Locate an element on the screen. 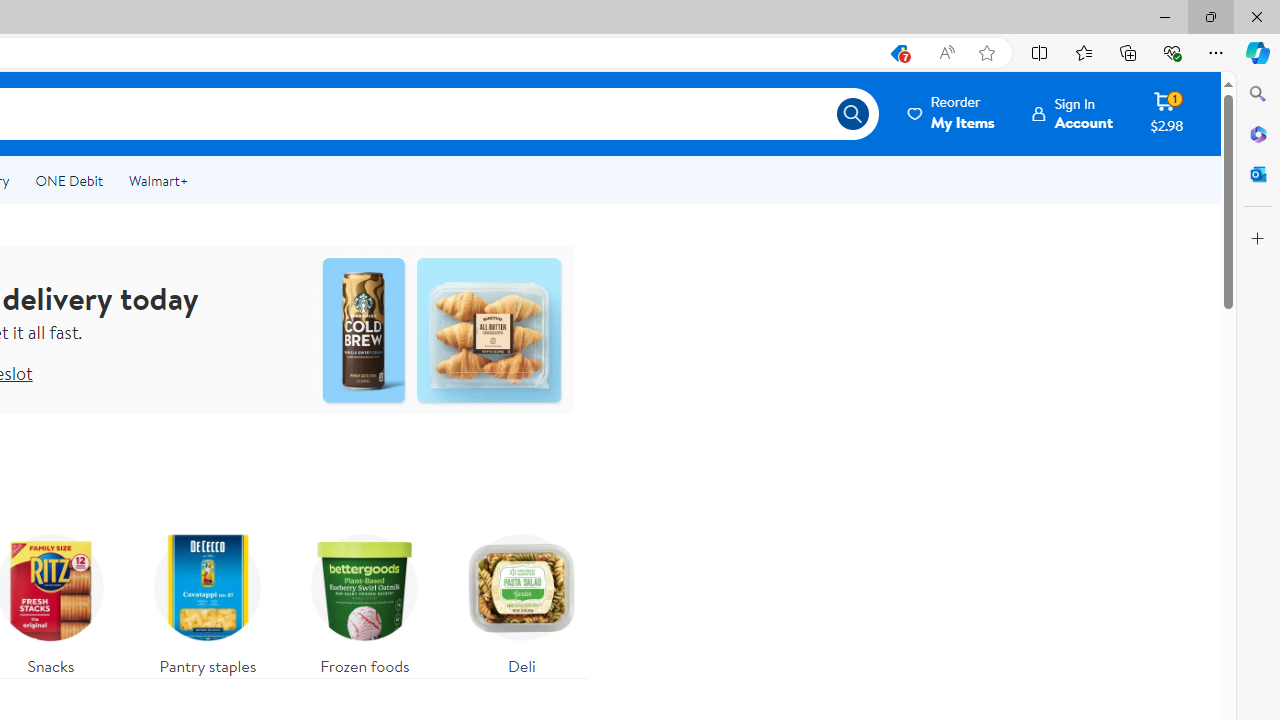 The height and width of the screenshot is (720, 1280). 'Cart contains 1 item Total Amount $2.98' is located at coordinates (1166, 113).